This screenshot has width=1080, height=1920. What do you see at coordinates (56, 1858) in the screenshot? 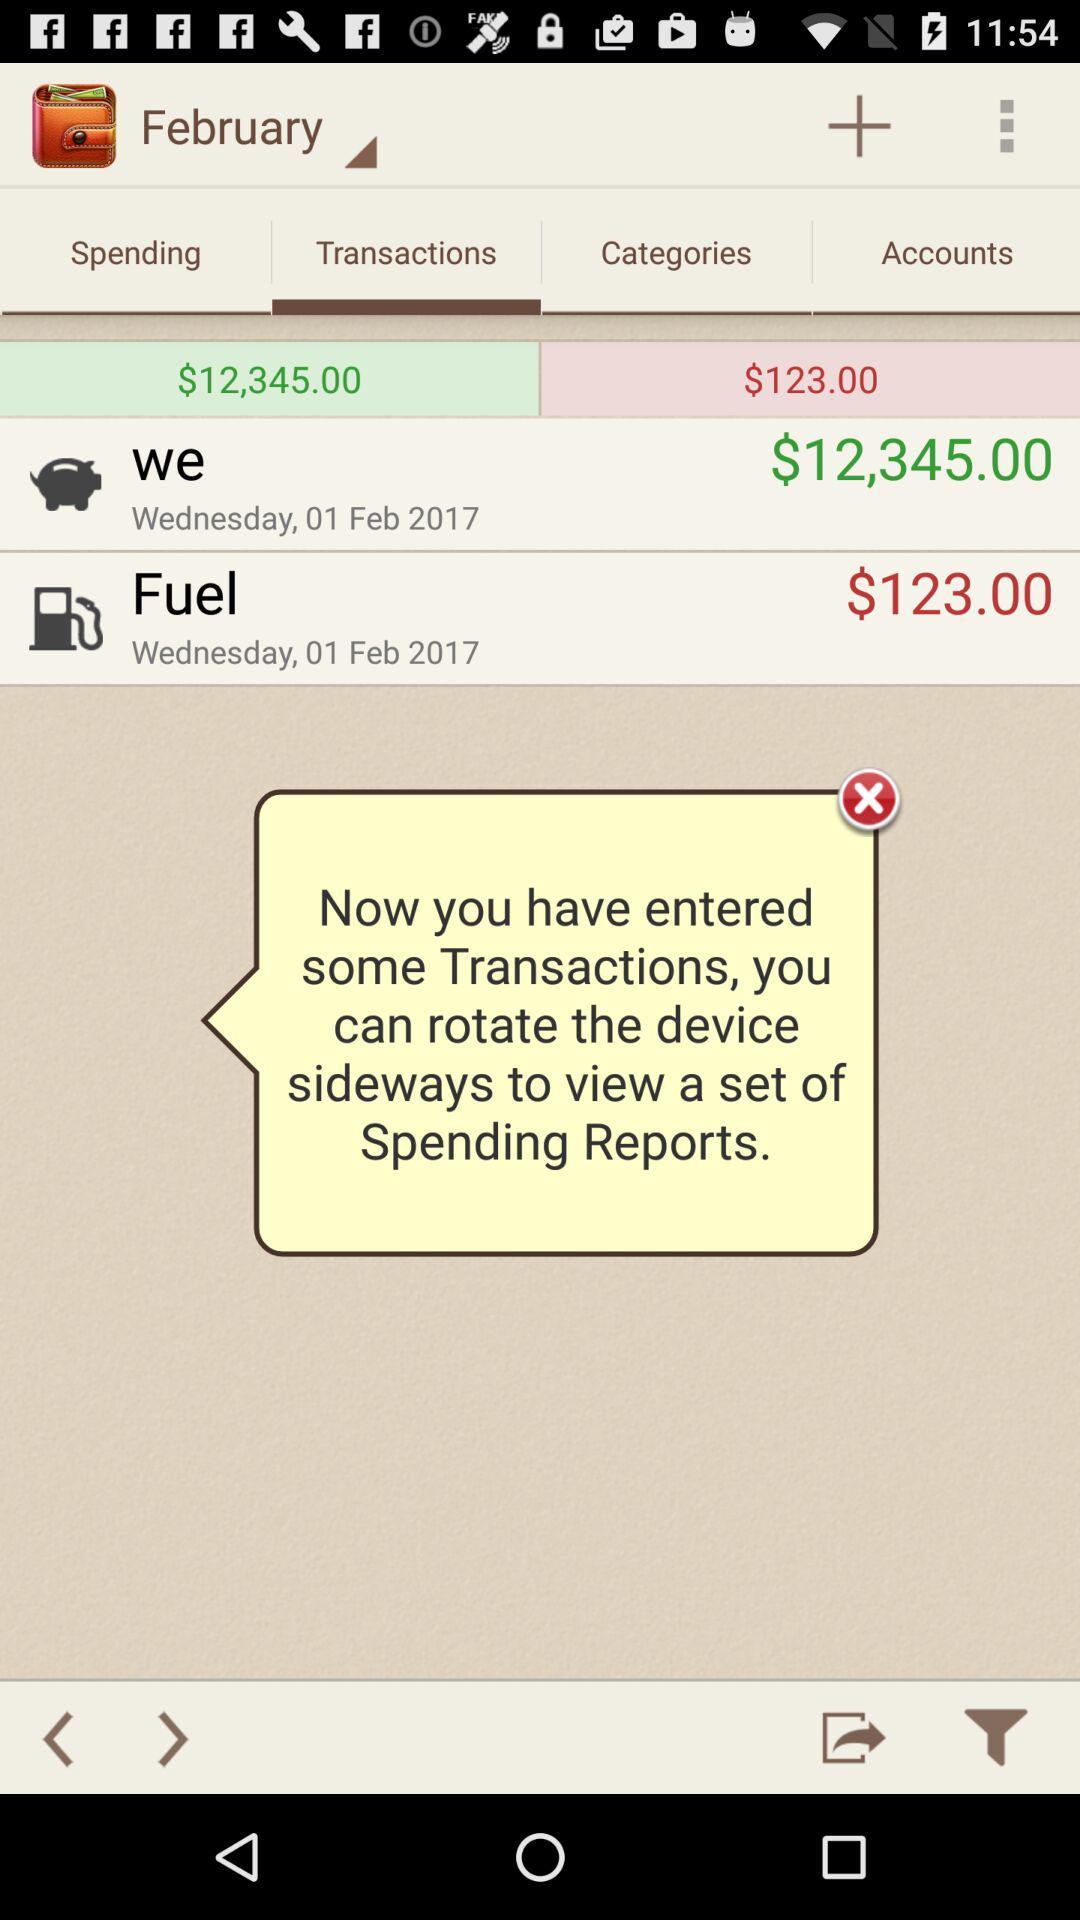
I see `the arrow_backward icon` at bounding box center [56, 1858].